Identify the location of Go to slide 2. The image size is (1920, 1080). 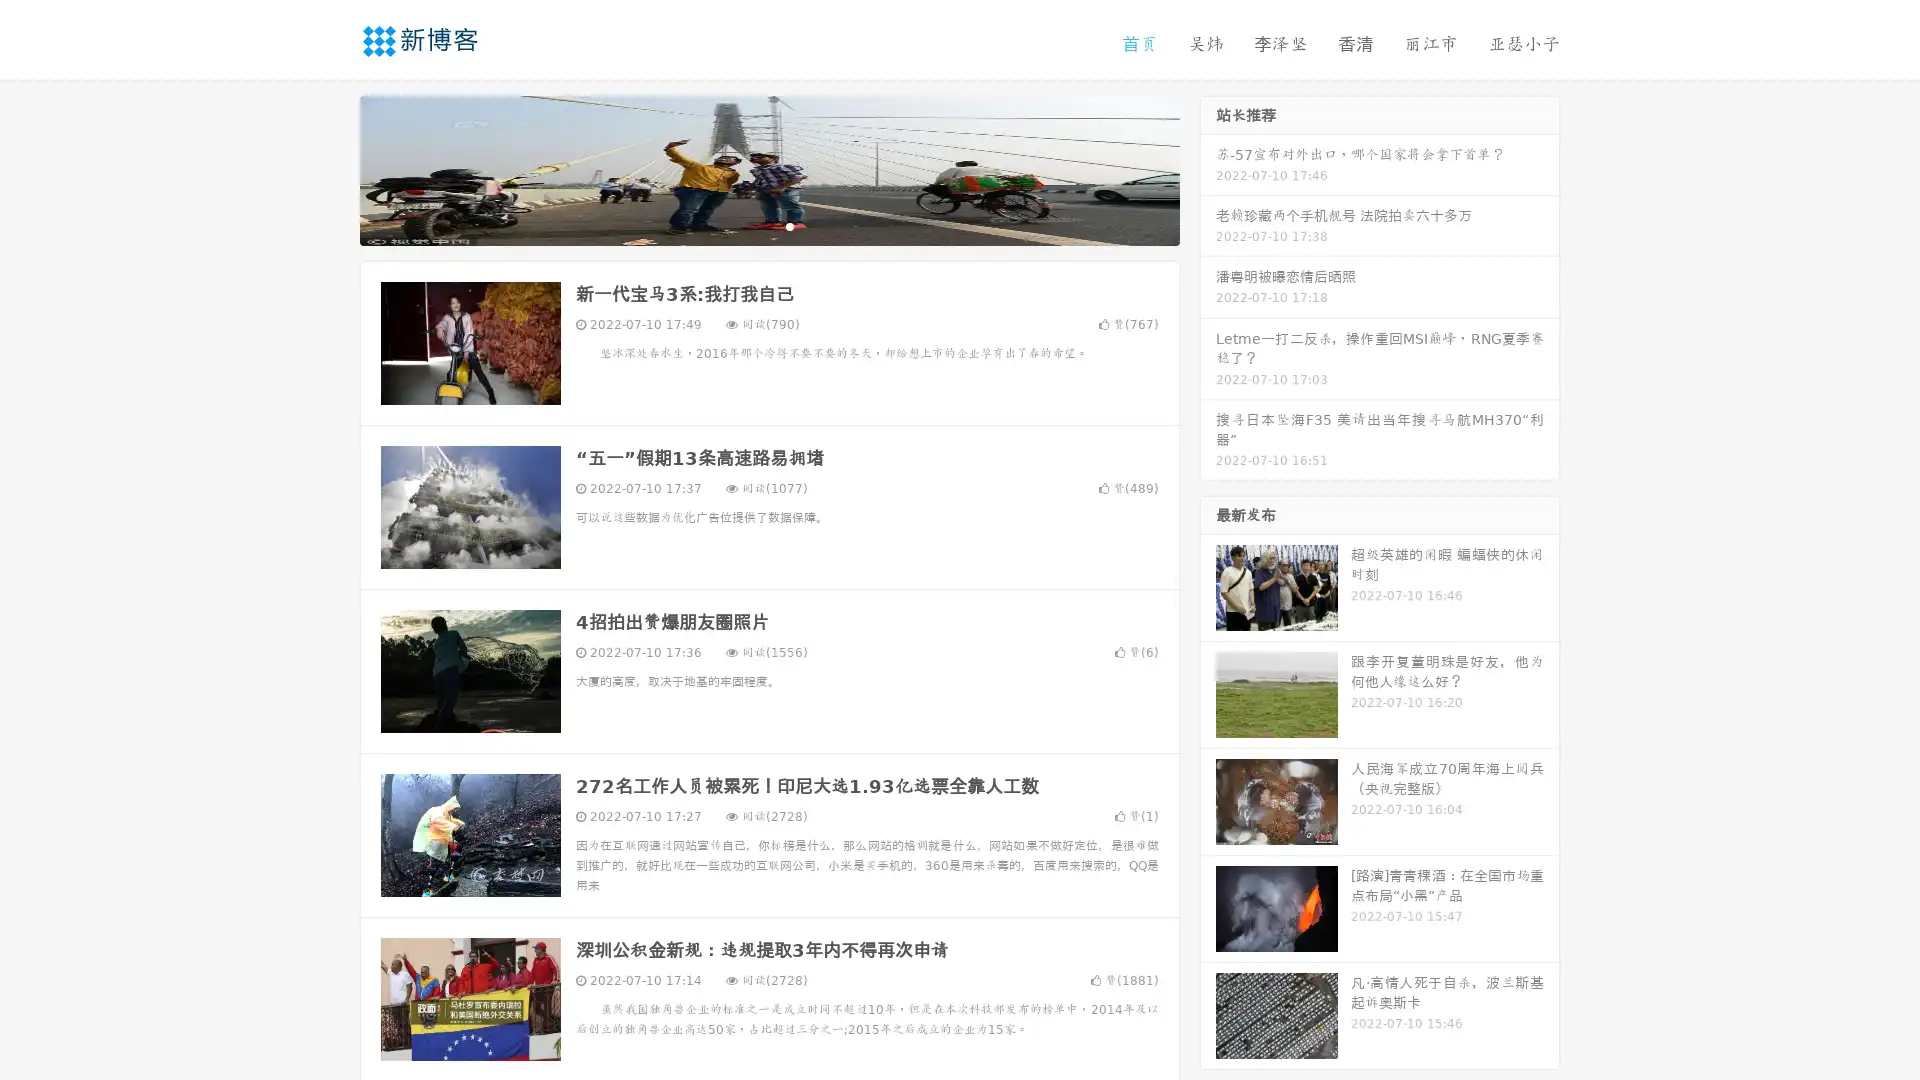
(768, 225).